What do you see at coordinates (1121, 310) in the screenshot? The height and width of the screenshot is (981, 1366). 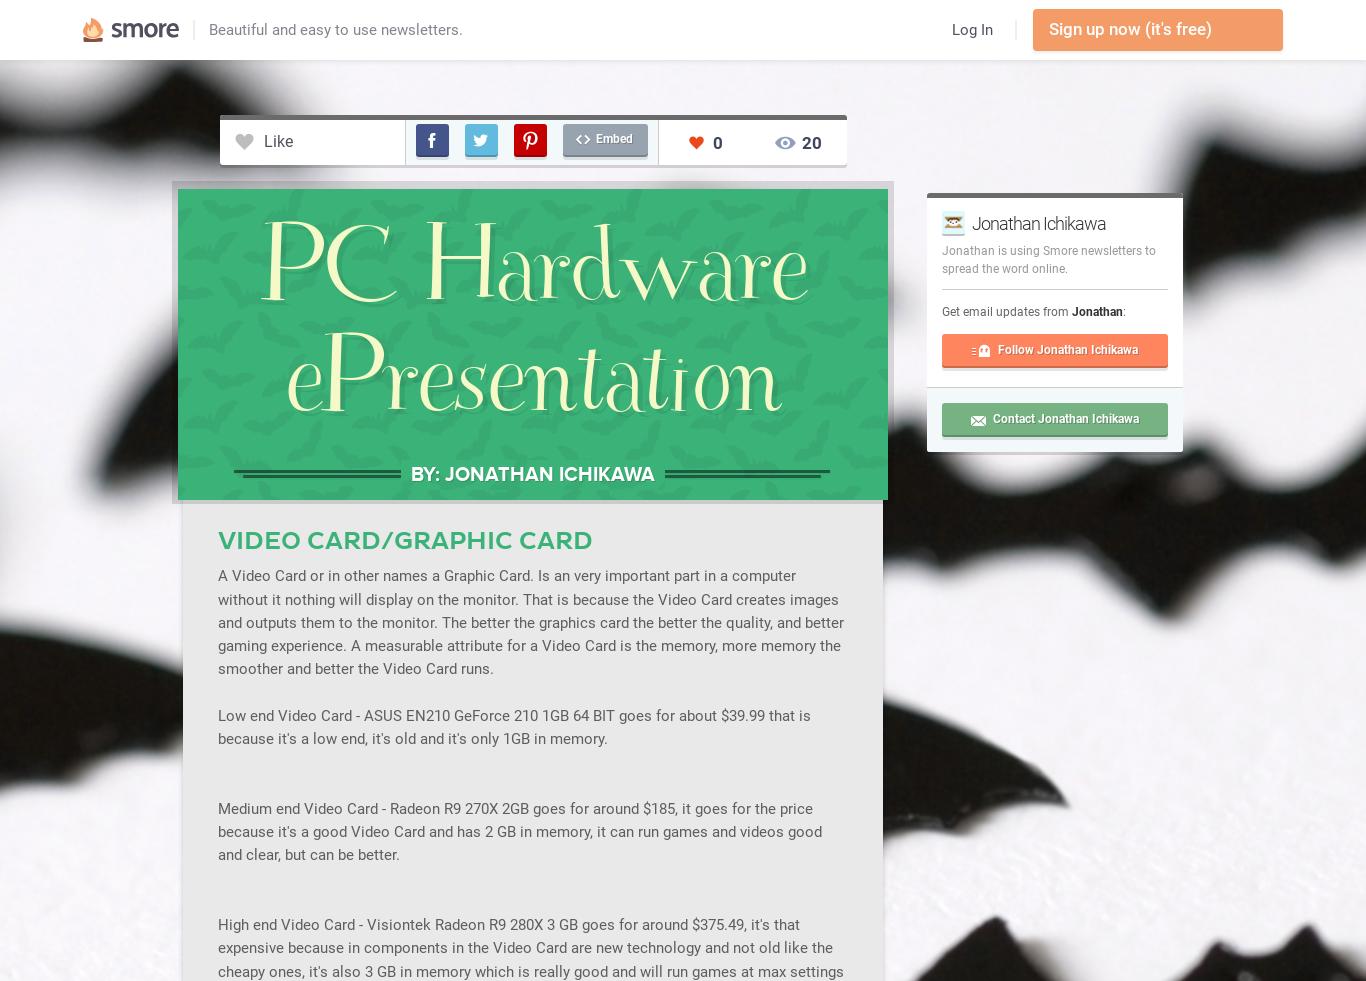 I see `':'` at bounding box center [1121, 310].